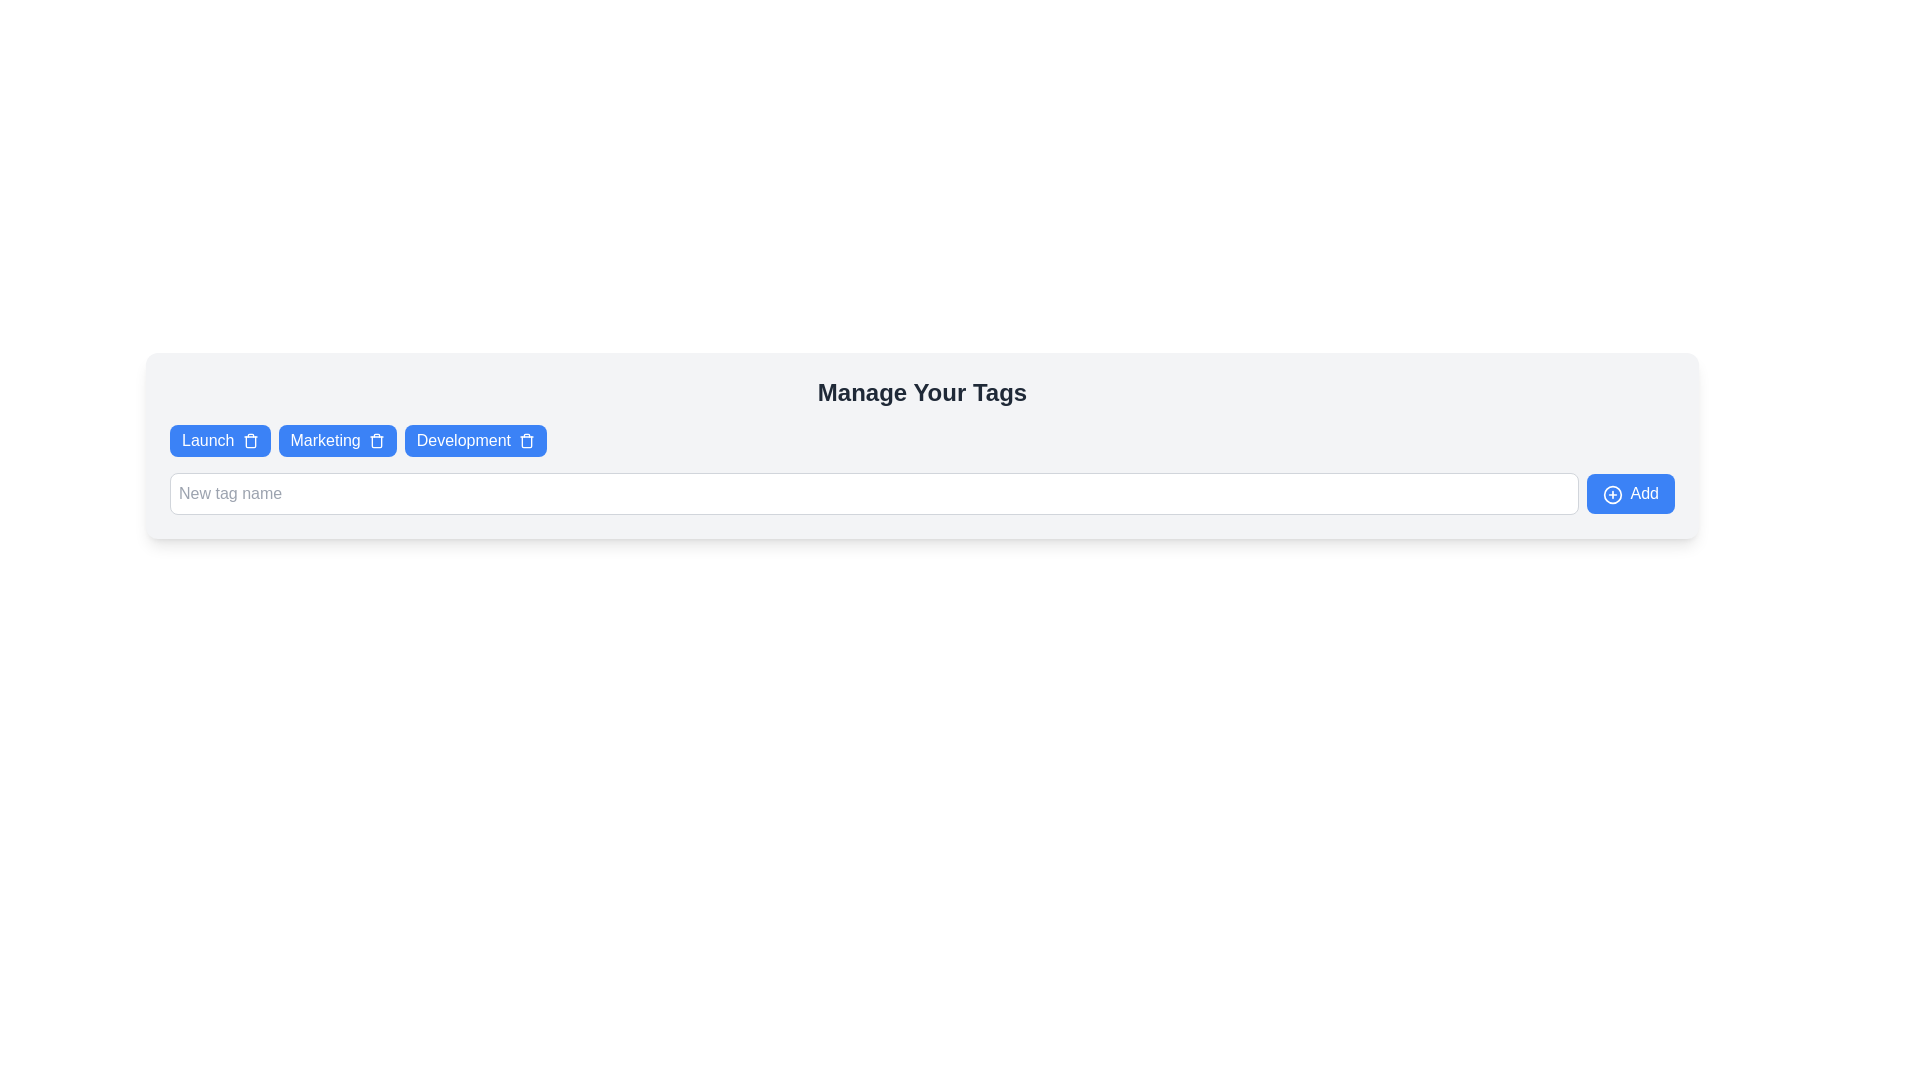  I want to click on the 'Development' button text, which is styled with a bold white font on a blue background, to focus on it, so click(462, 439).